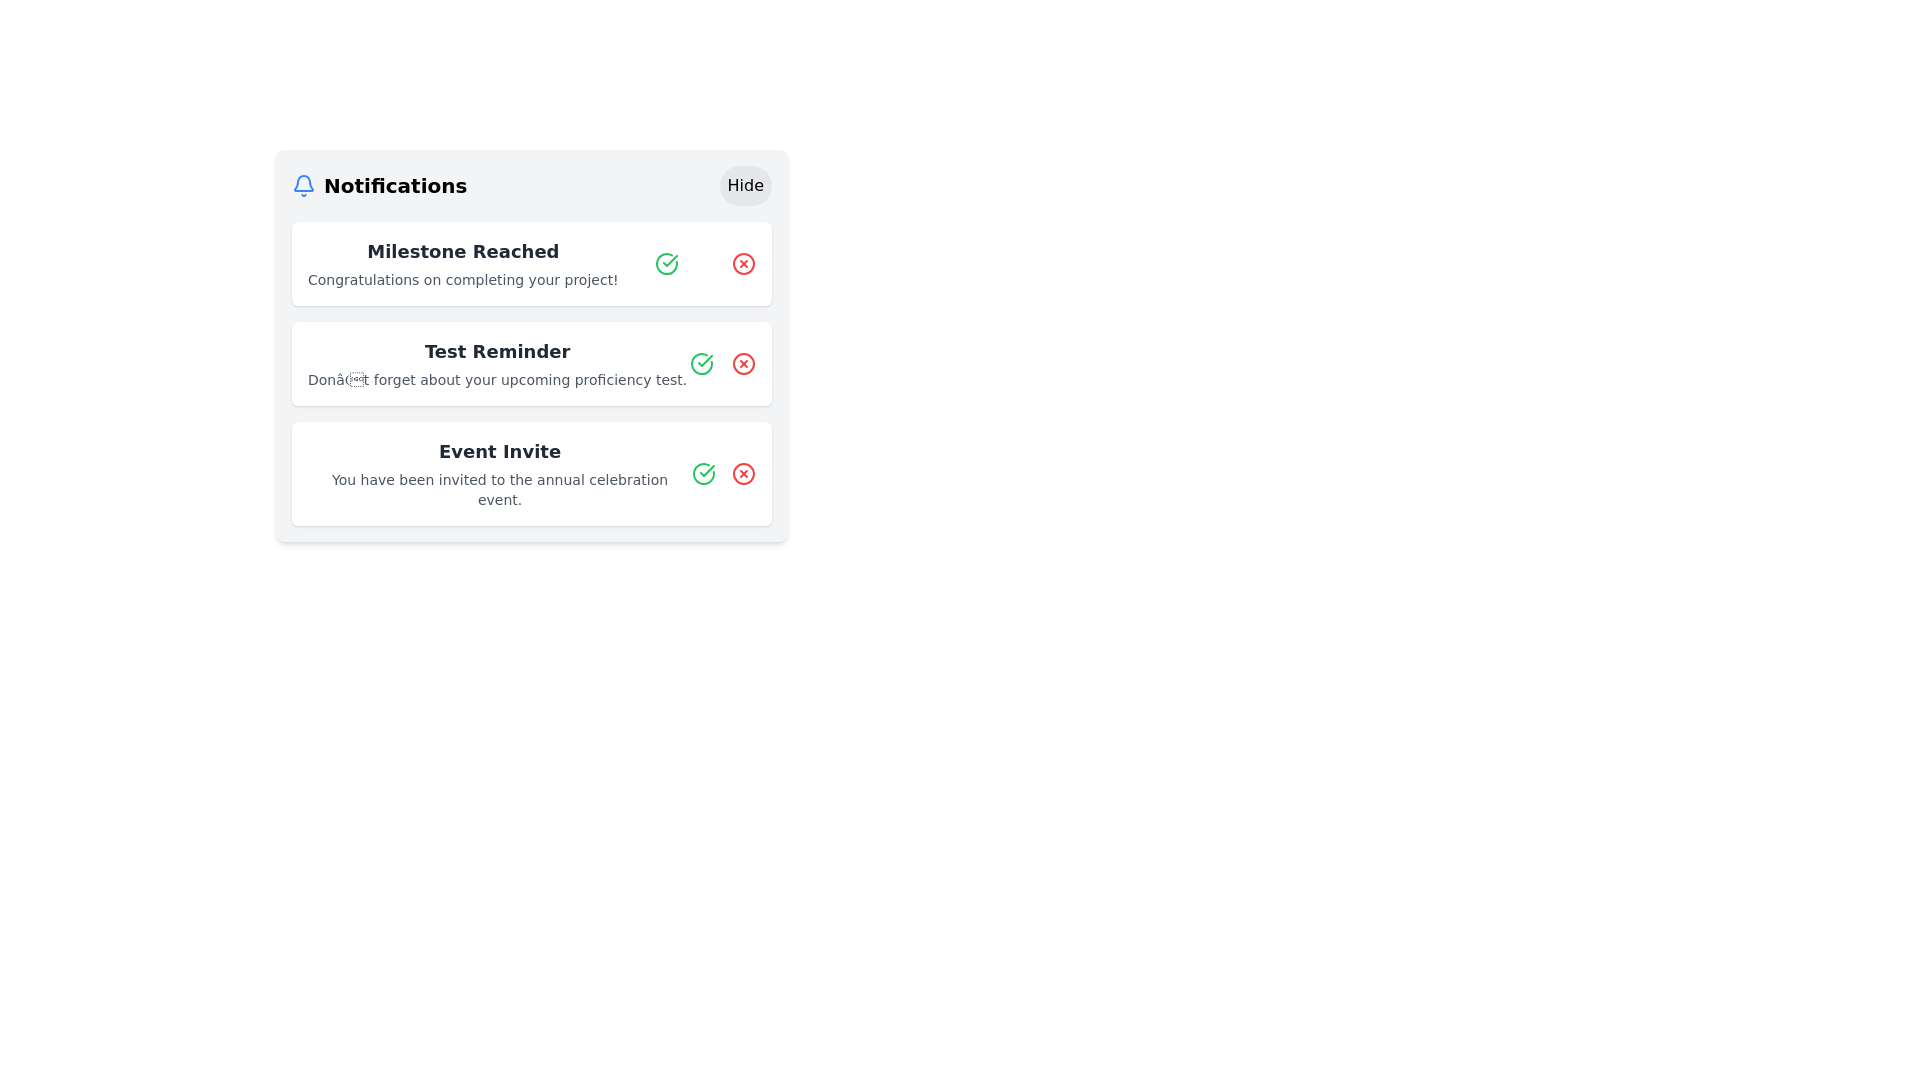  What do you see at coordinates (462, 250) in the screenshot?
I see `Text heading located at the top-left of the notification card summarizing the notification's content` at bounding box center [462, 250].